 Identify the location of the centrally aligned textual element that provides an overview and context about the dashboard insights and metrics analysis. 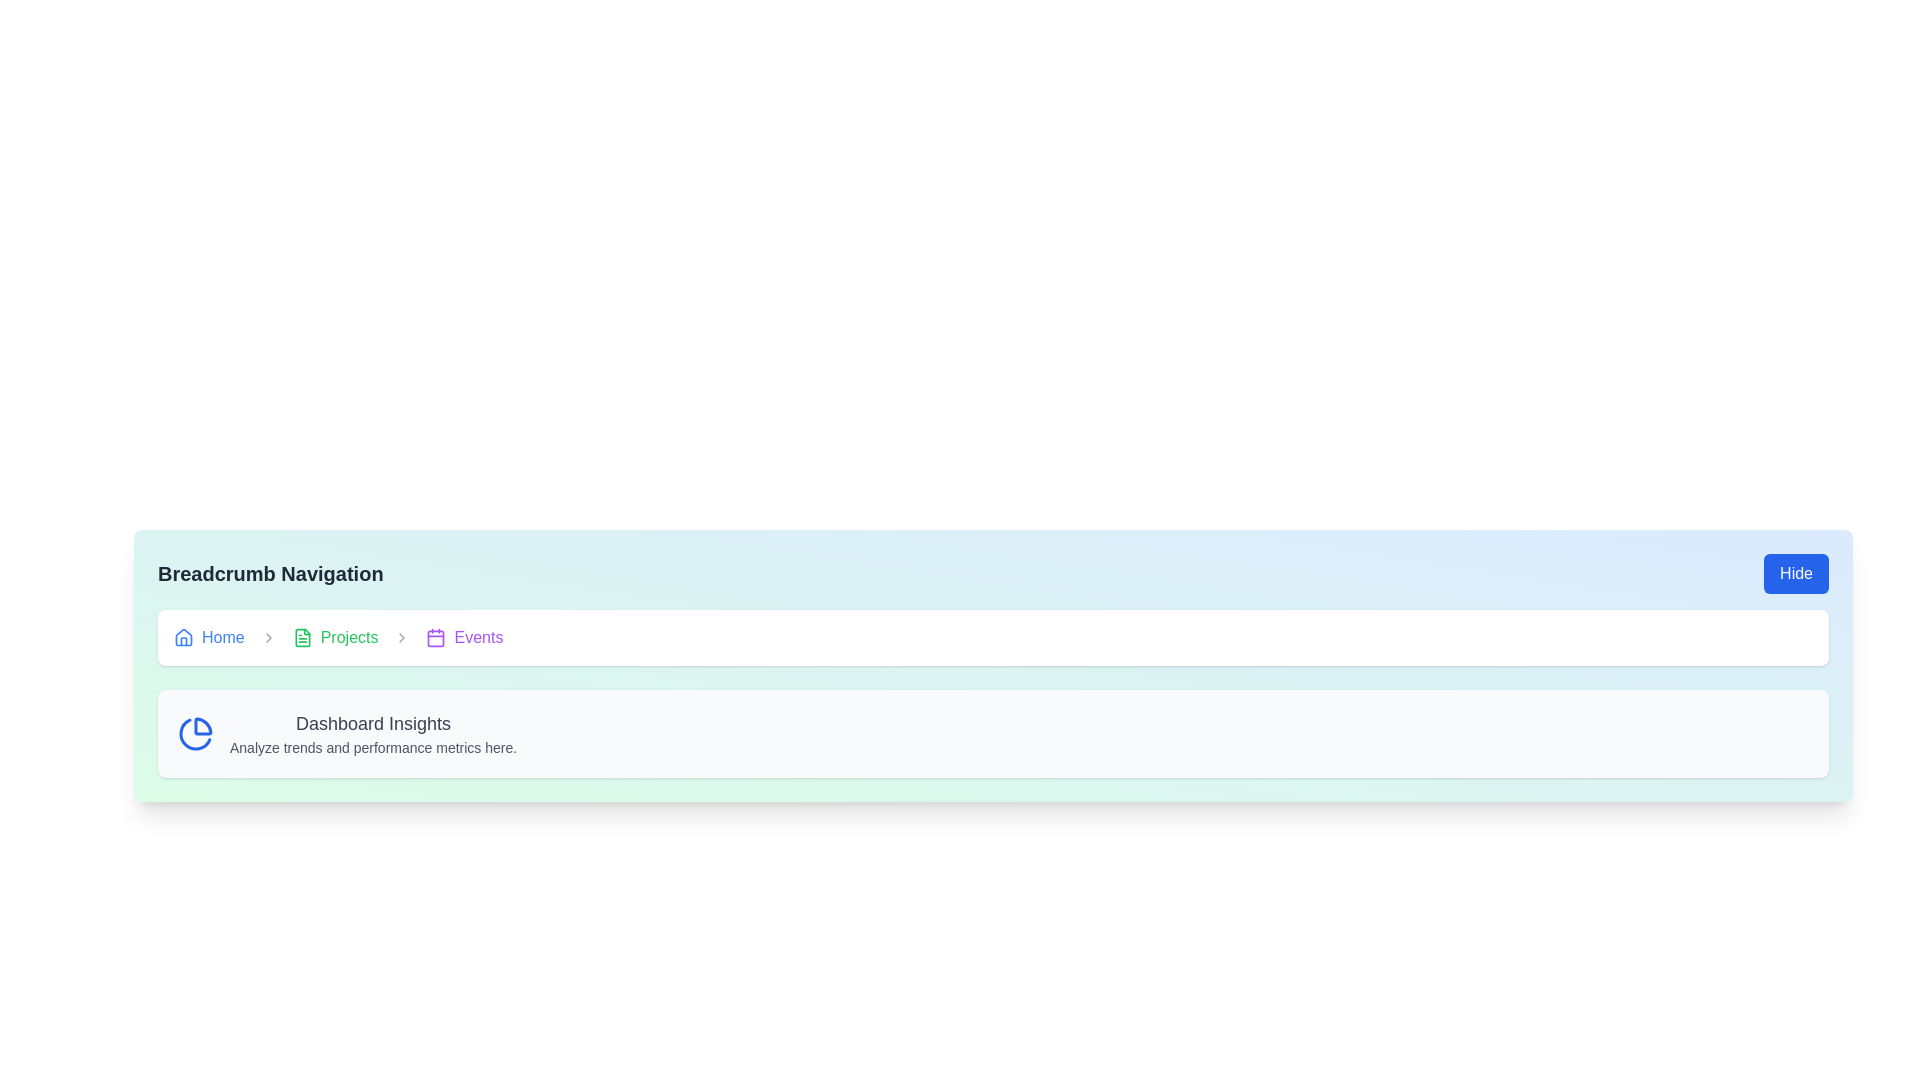
(993, 733).